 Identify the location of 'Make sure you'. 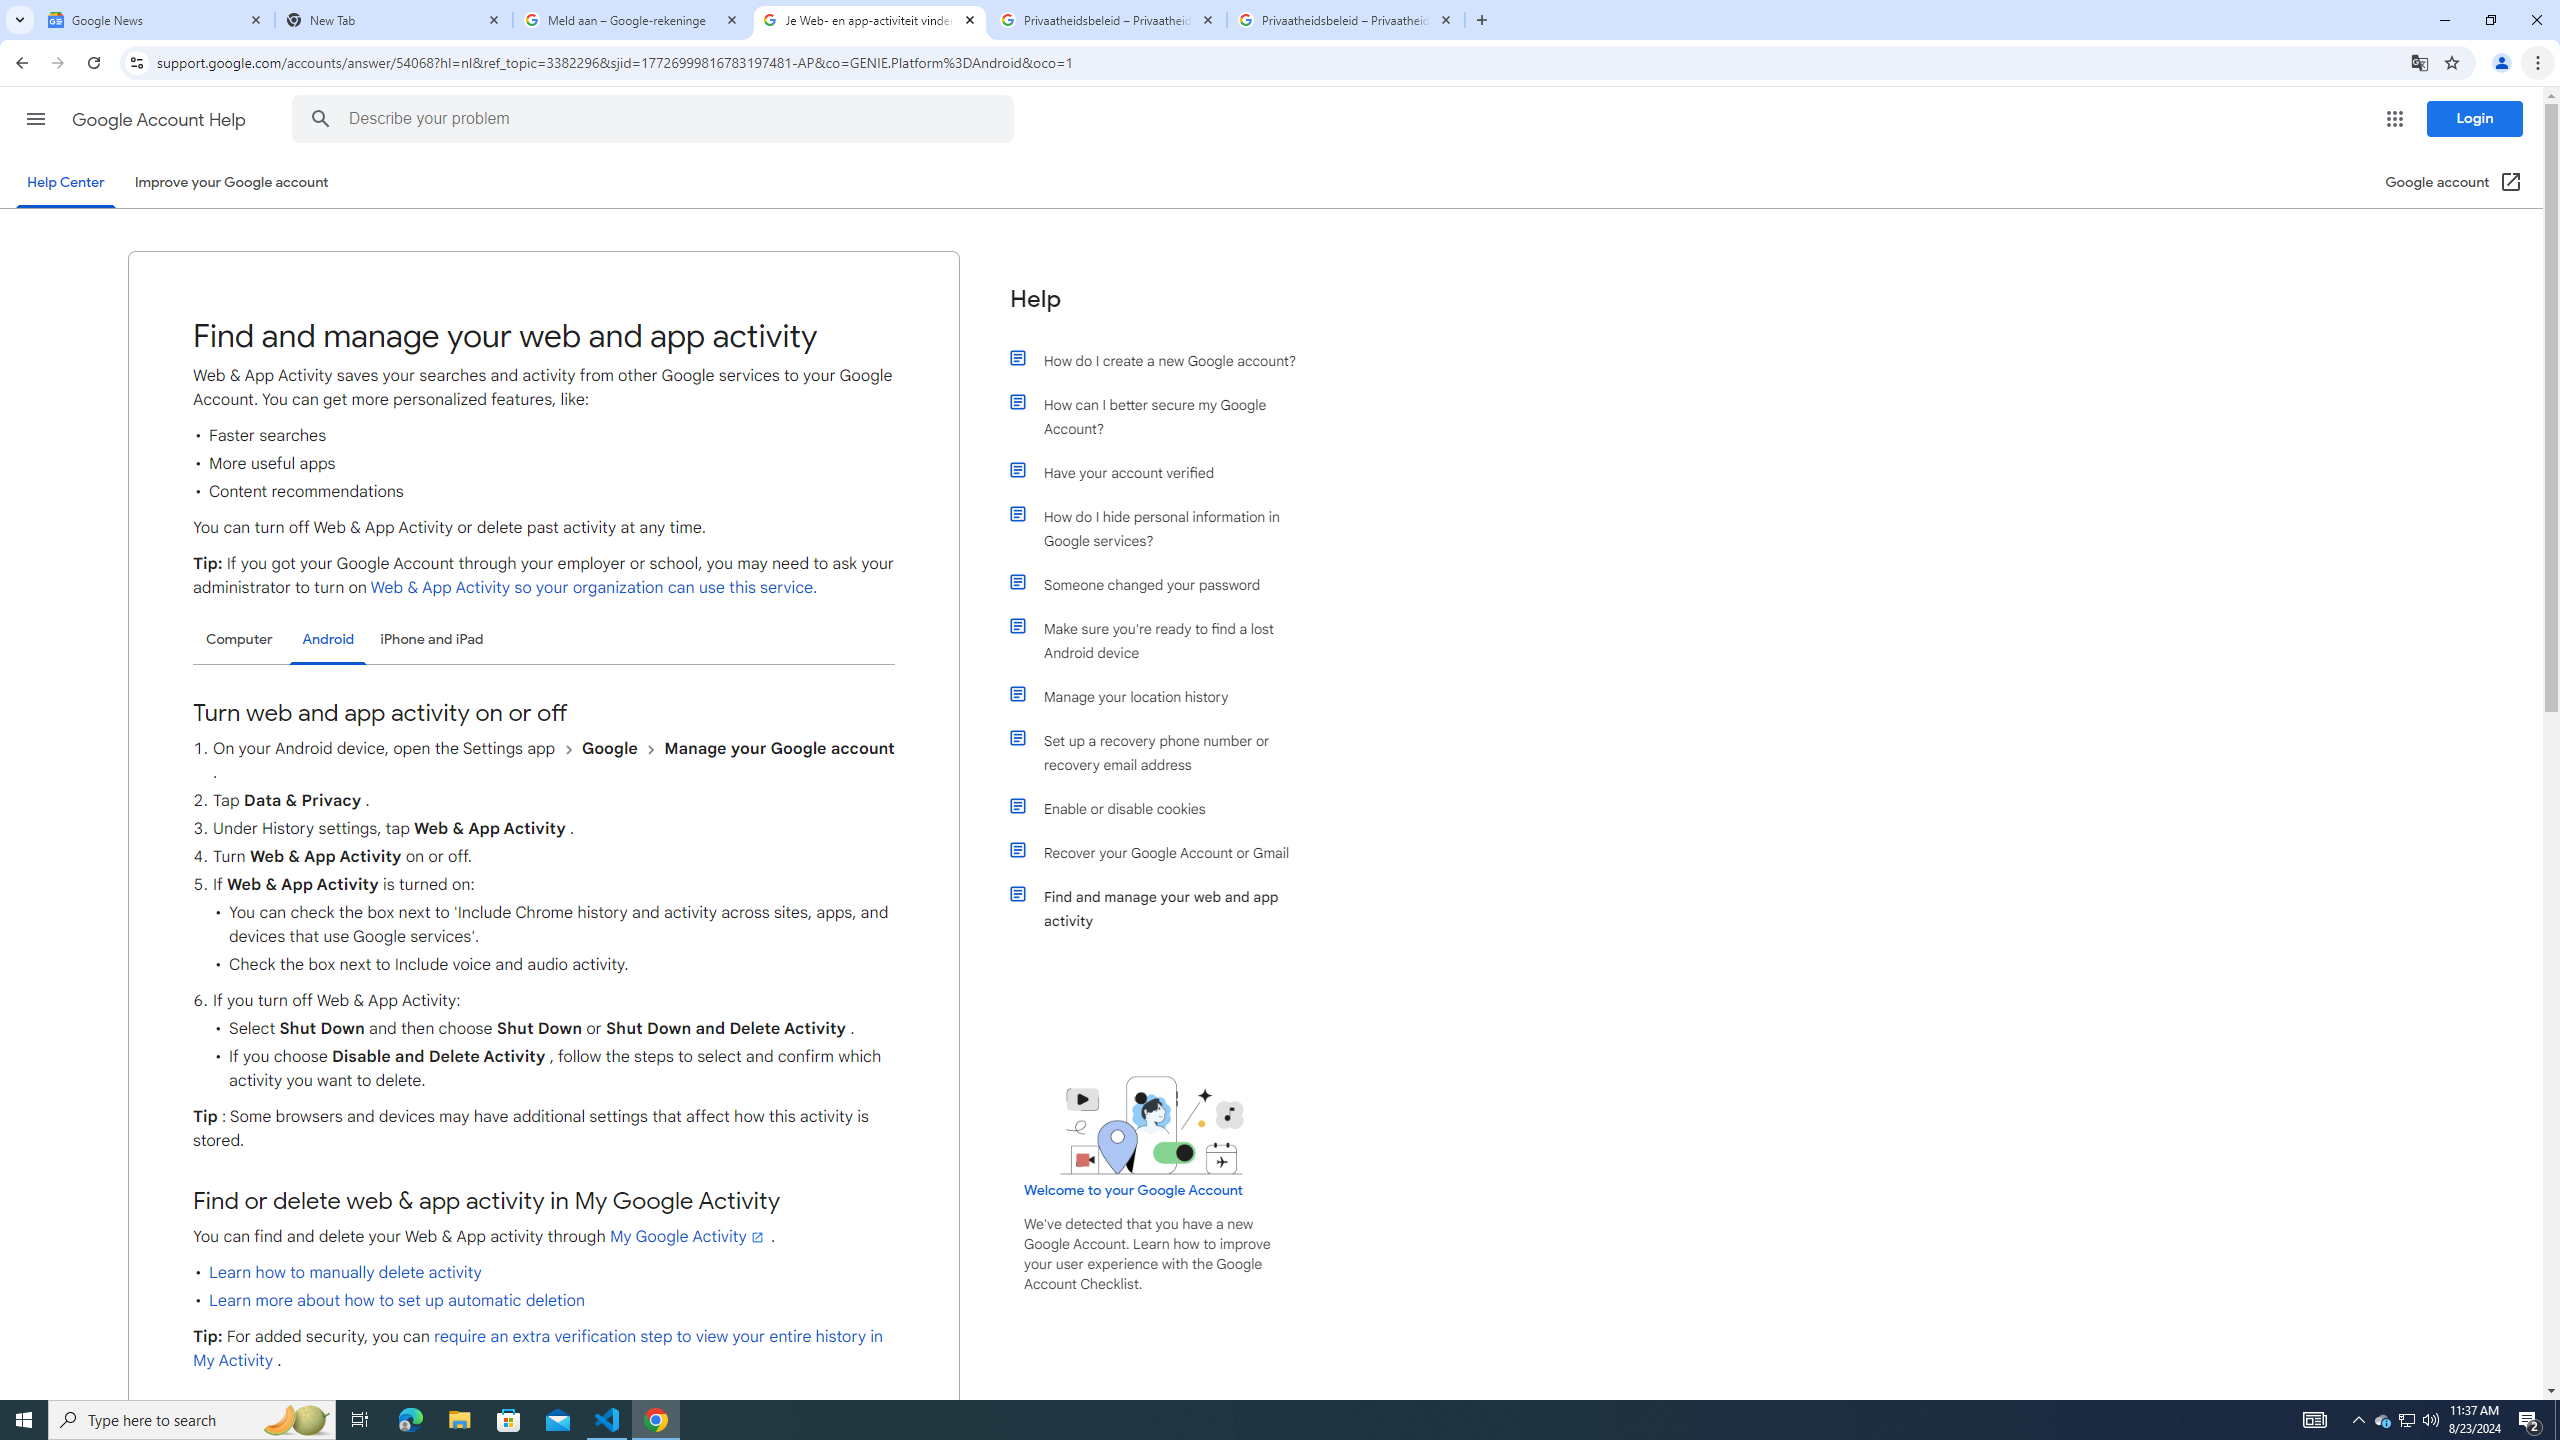
(1162, 640).